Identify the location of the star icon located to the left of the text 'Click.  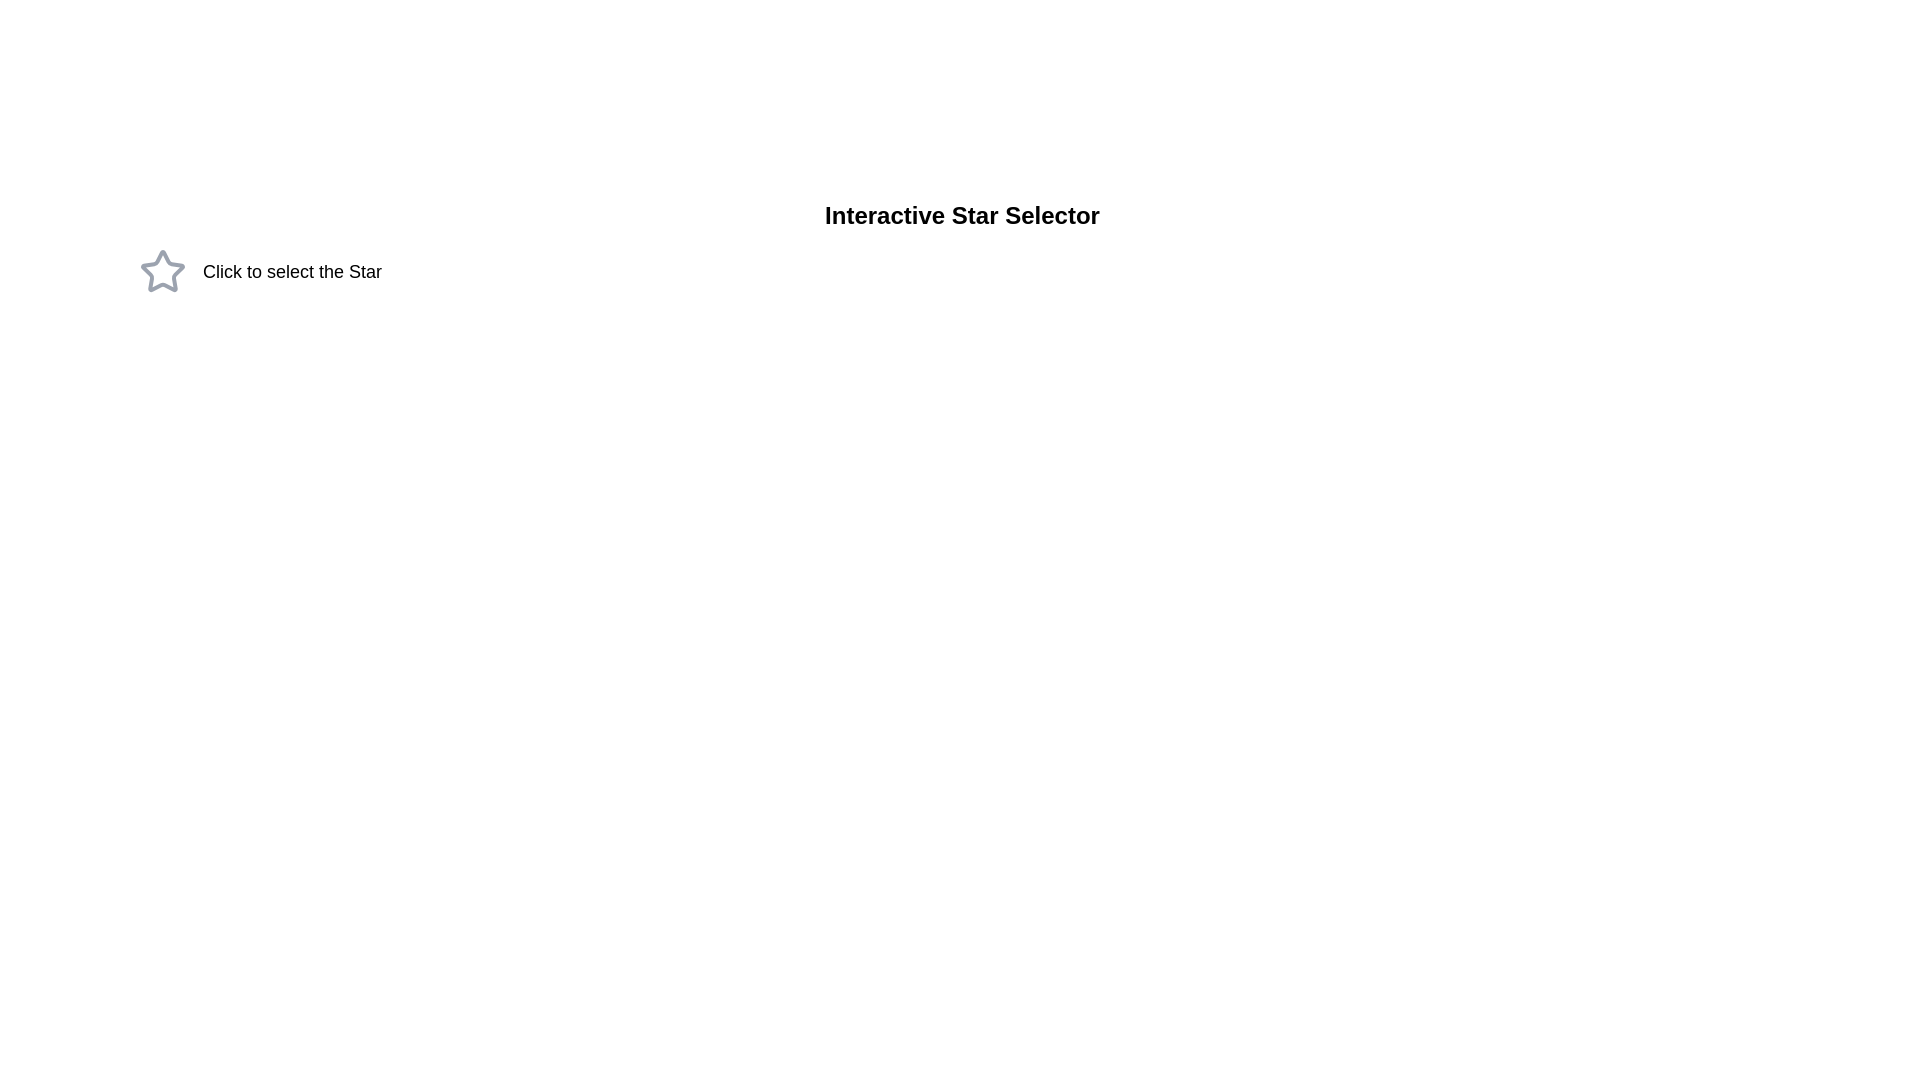
(163, 271).